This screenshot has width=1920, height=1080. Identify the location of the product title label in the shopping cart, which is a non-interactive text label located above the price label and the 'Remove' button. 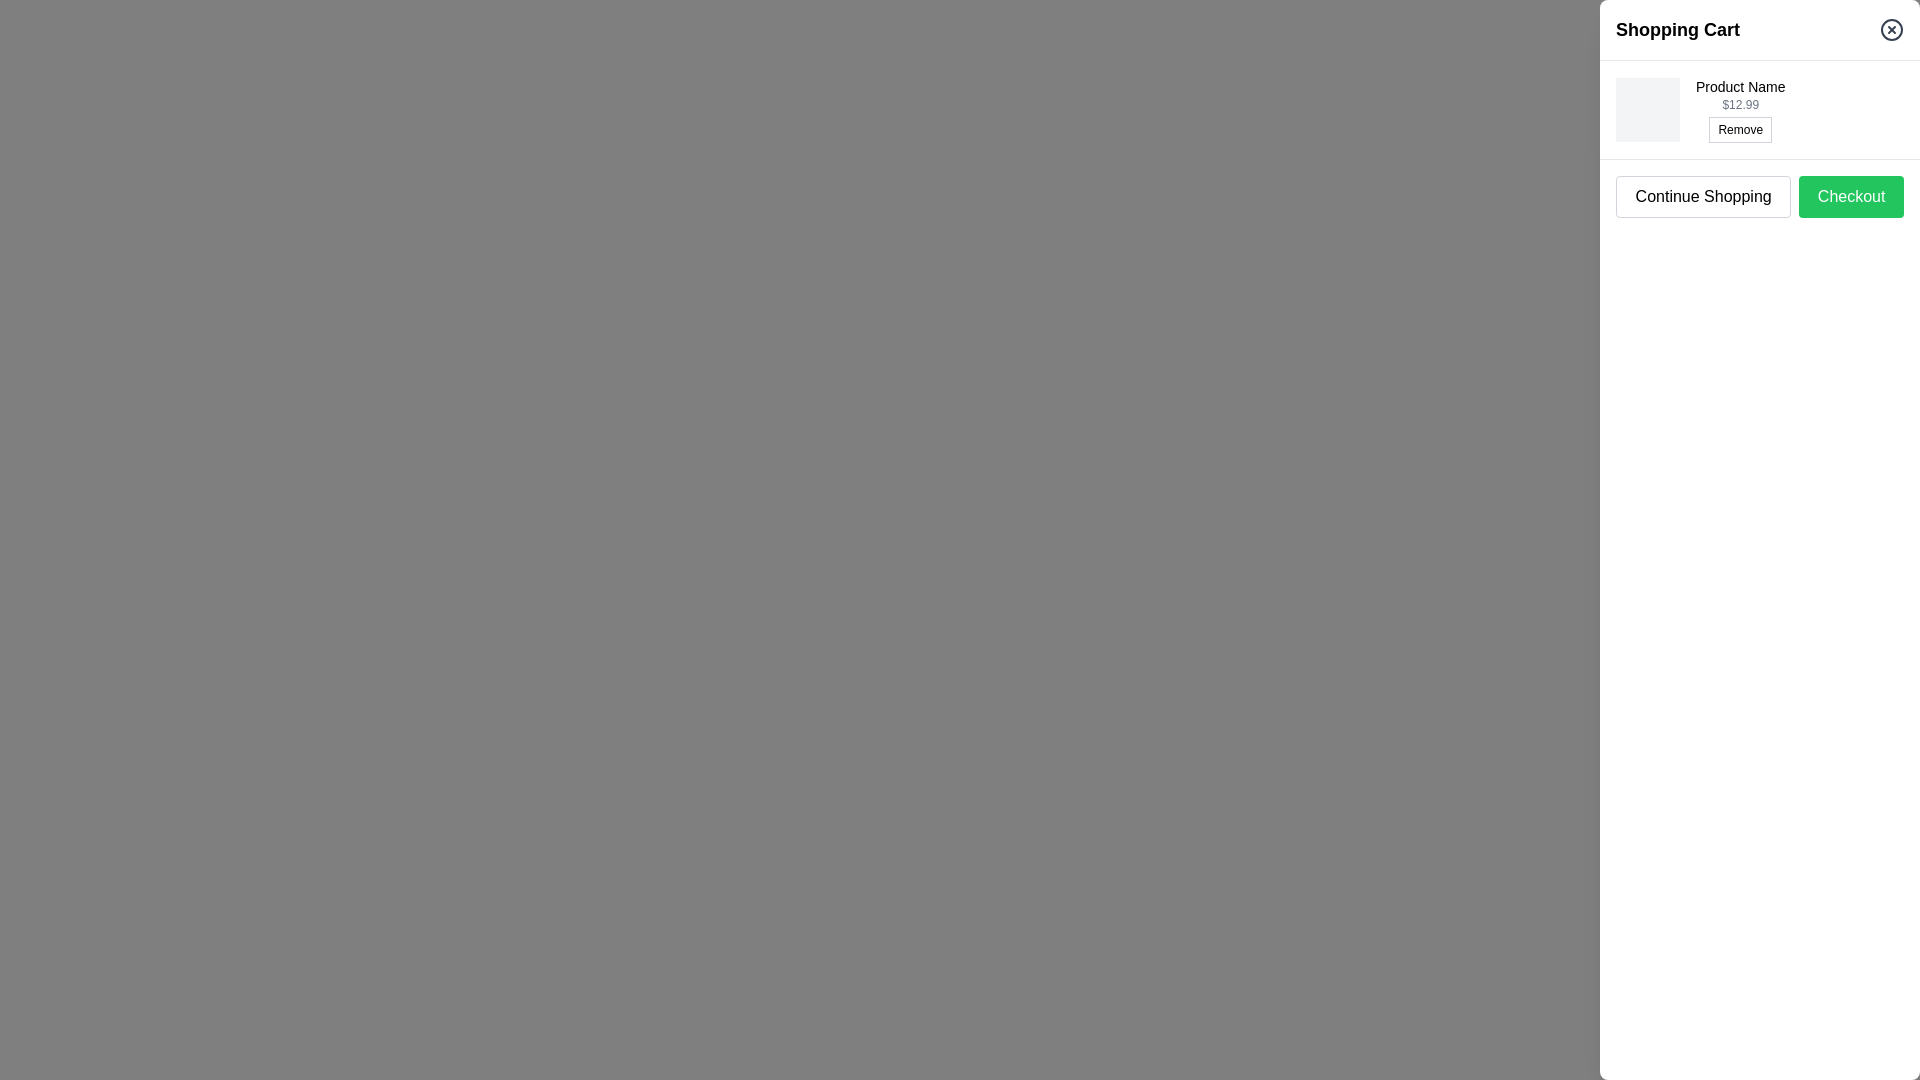
(1739, 86).